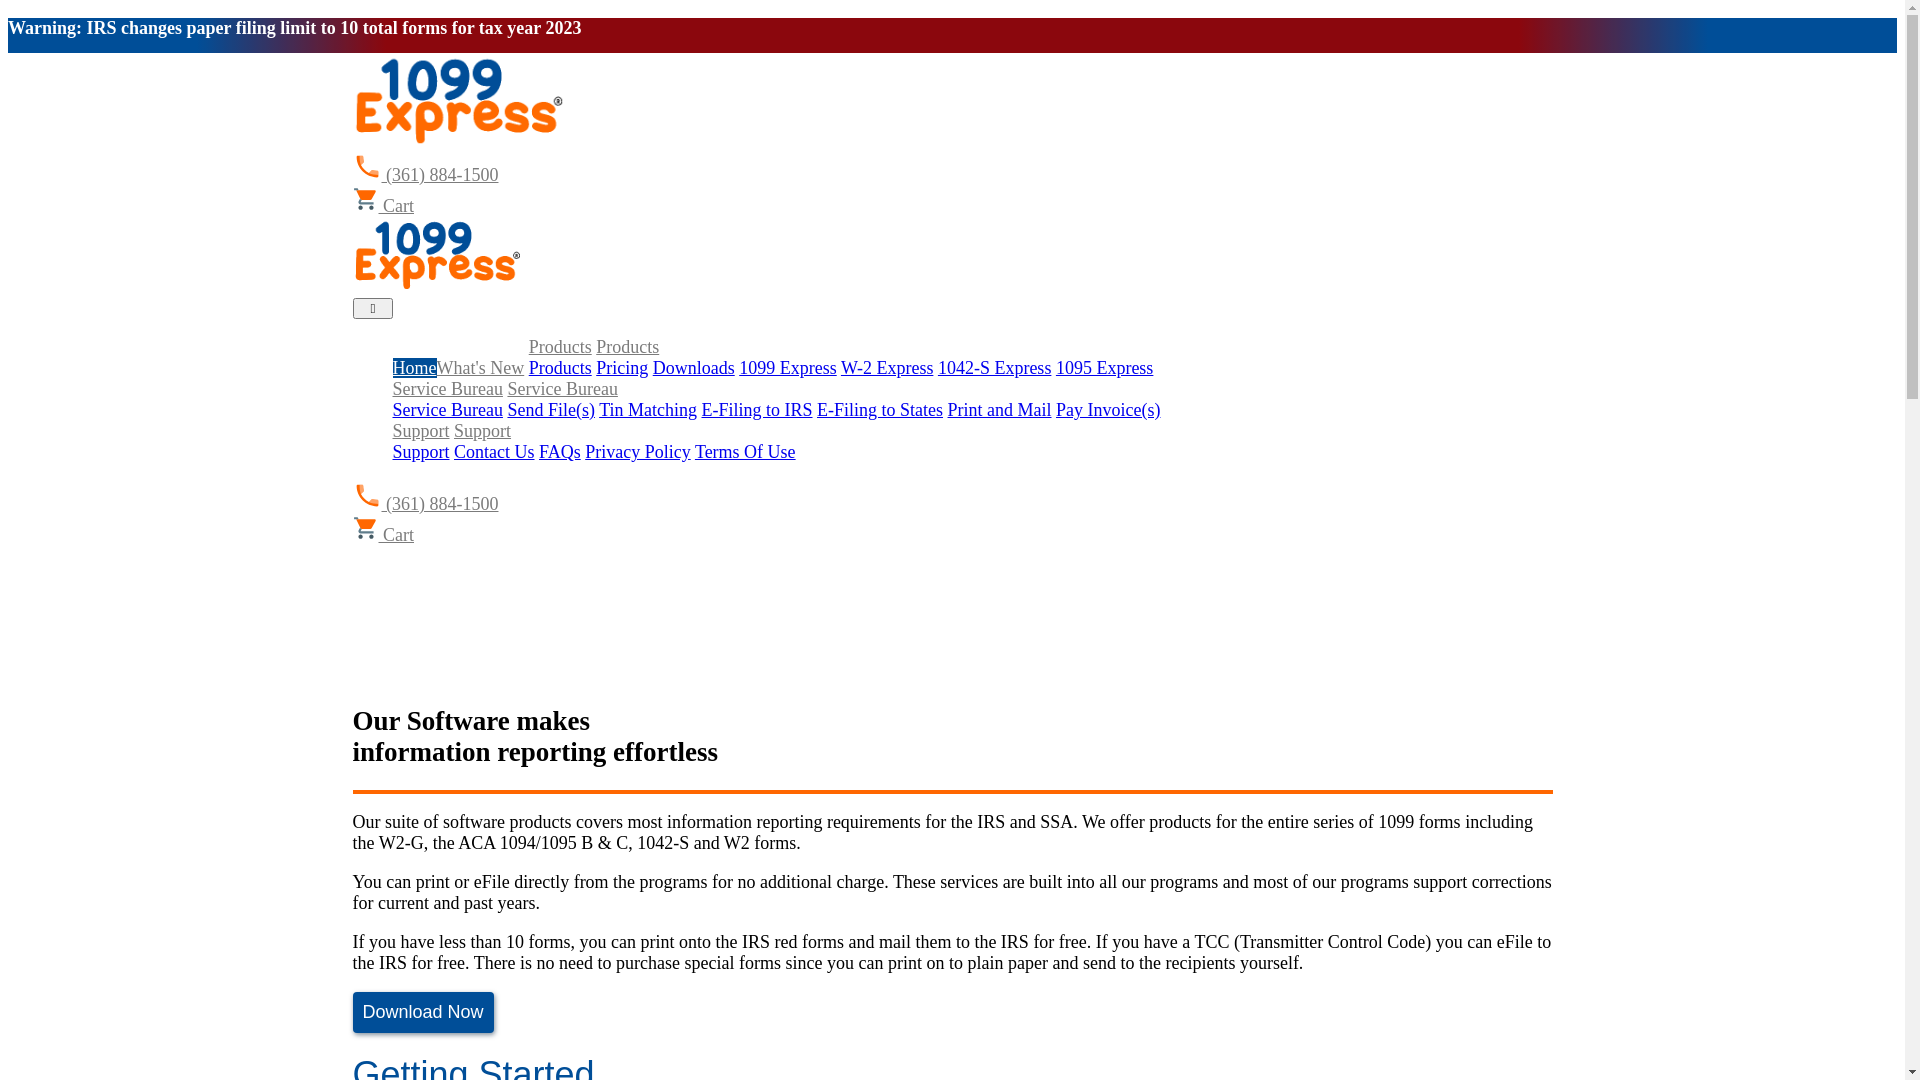 The height and width of the screenshot is (1080, 1920). I want to click on 'Pay Invoice(s)', so click(1107, 408).